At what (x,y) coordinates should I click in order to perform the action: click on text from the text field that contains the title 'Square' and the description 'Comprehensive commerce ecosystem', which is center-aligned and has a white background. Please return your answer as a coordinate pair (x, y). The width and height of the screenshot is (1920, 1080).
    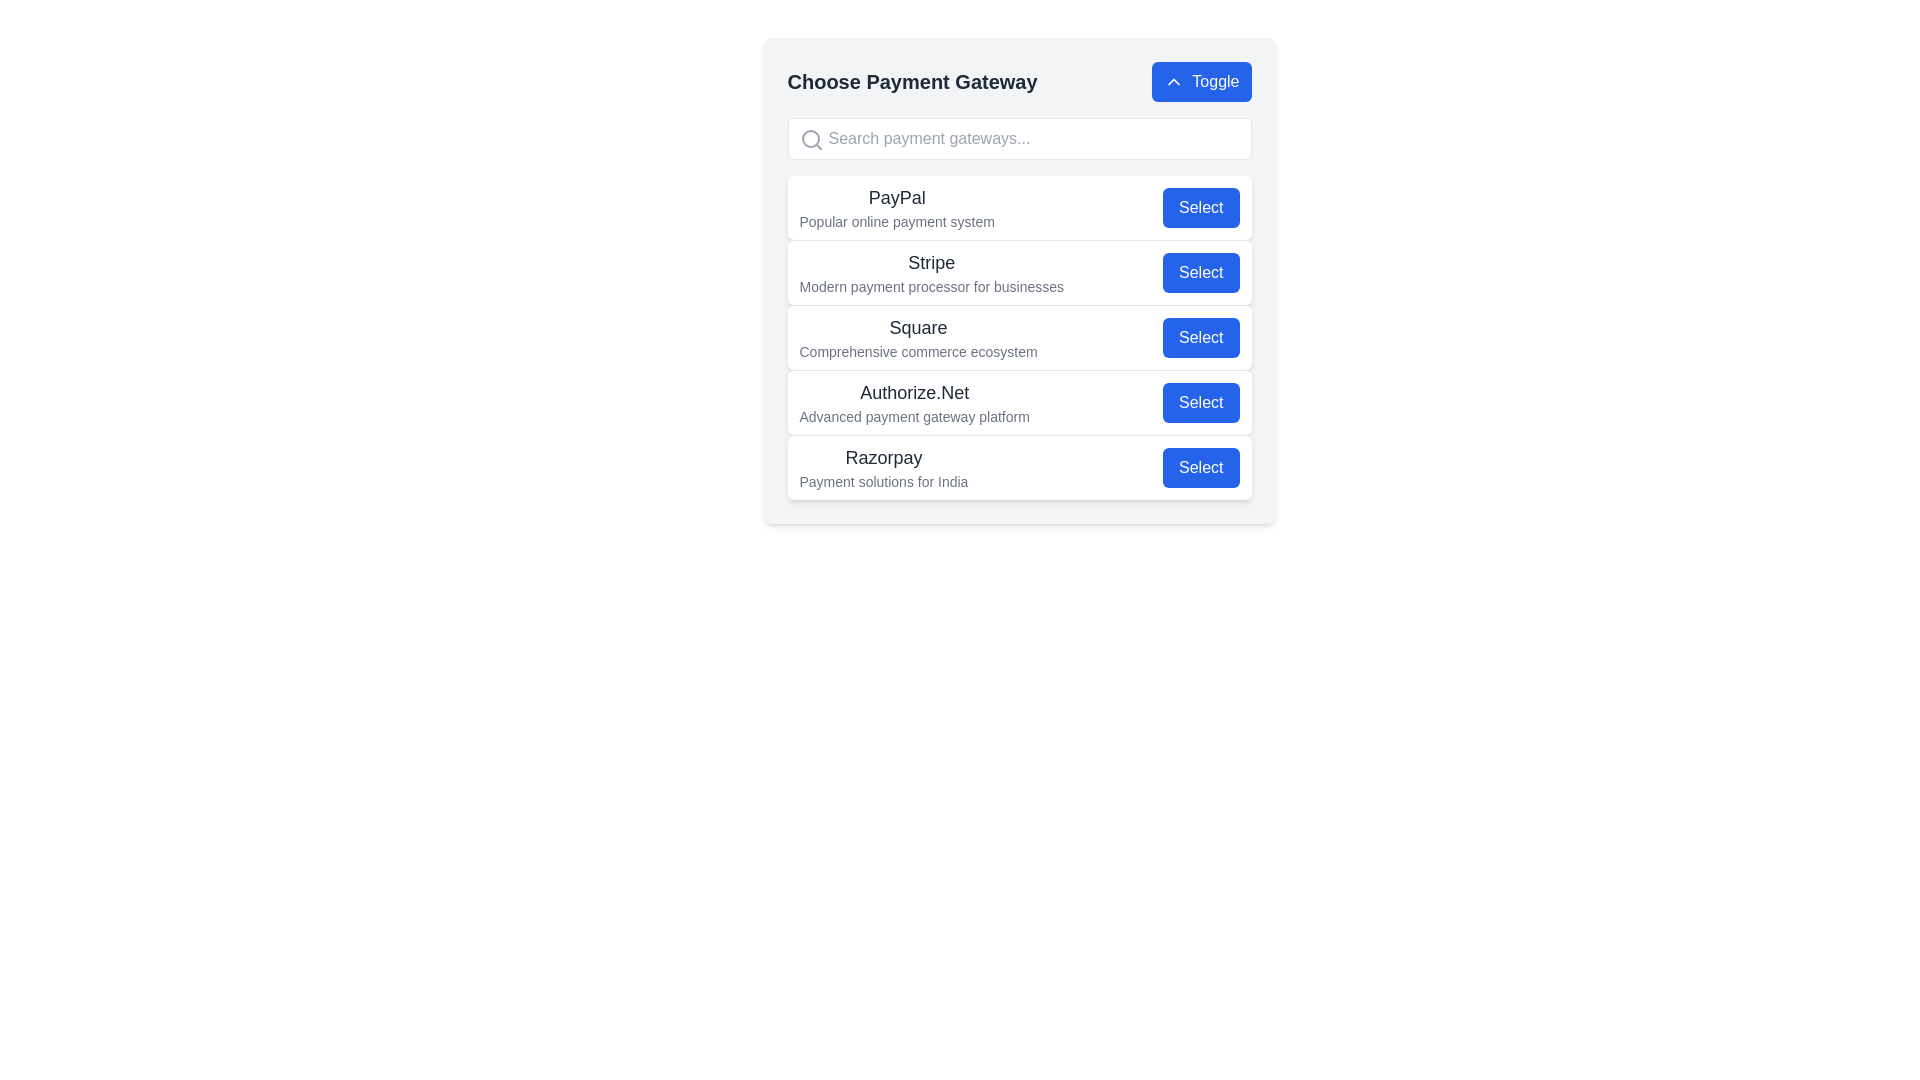
    Looking at the image, I should click on (917, 337).